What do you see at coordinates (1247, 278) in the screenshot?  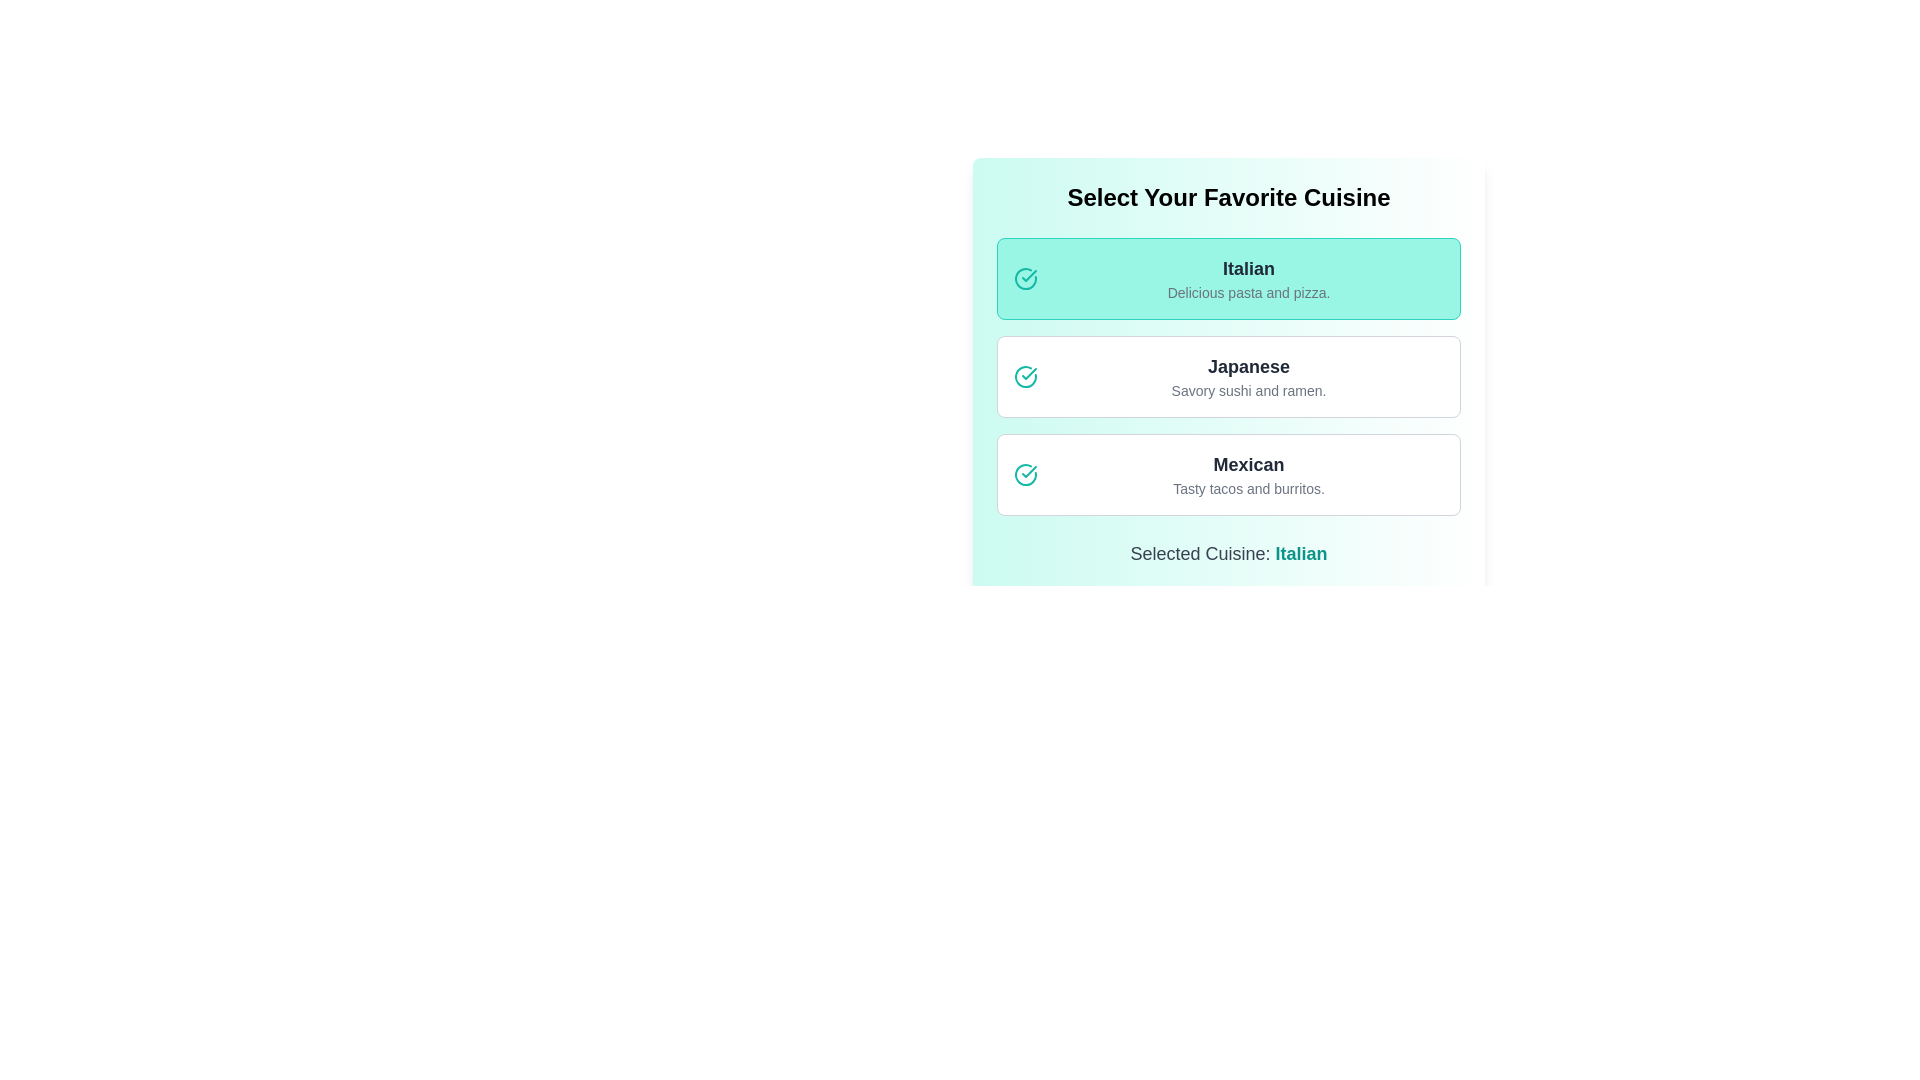 I see `to select the 'Italian' cuisine type from the top of the vertically-stacked list of selectable options` at bounding box center [1247, 278].